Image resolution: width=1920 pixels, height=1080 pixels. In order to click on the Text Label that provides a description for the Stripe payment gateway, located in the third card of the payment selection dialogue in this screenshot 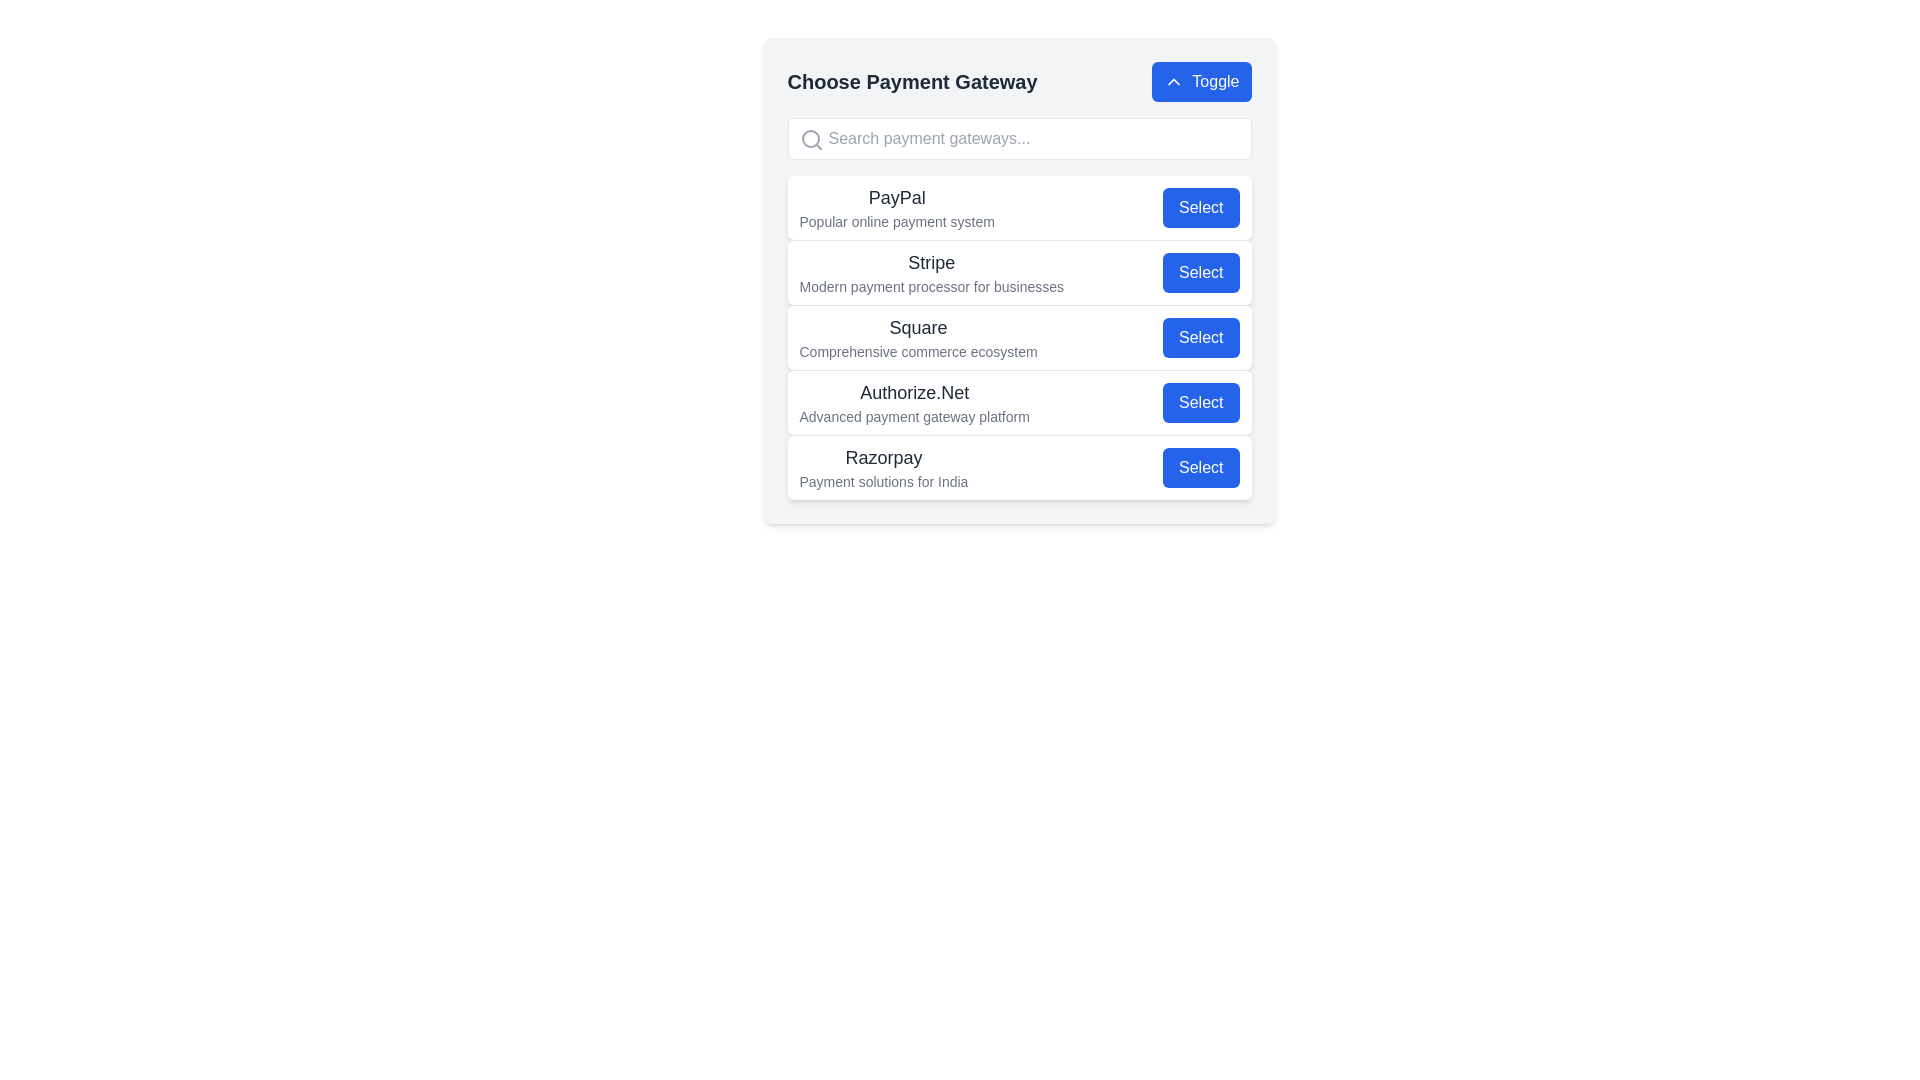, I will do `click(930, 273)`.